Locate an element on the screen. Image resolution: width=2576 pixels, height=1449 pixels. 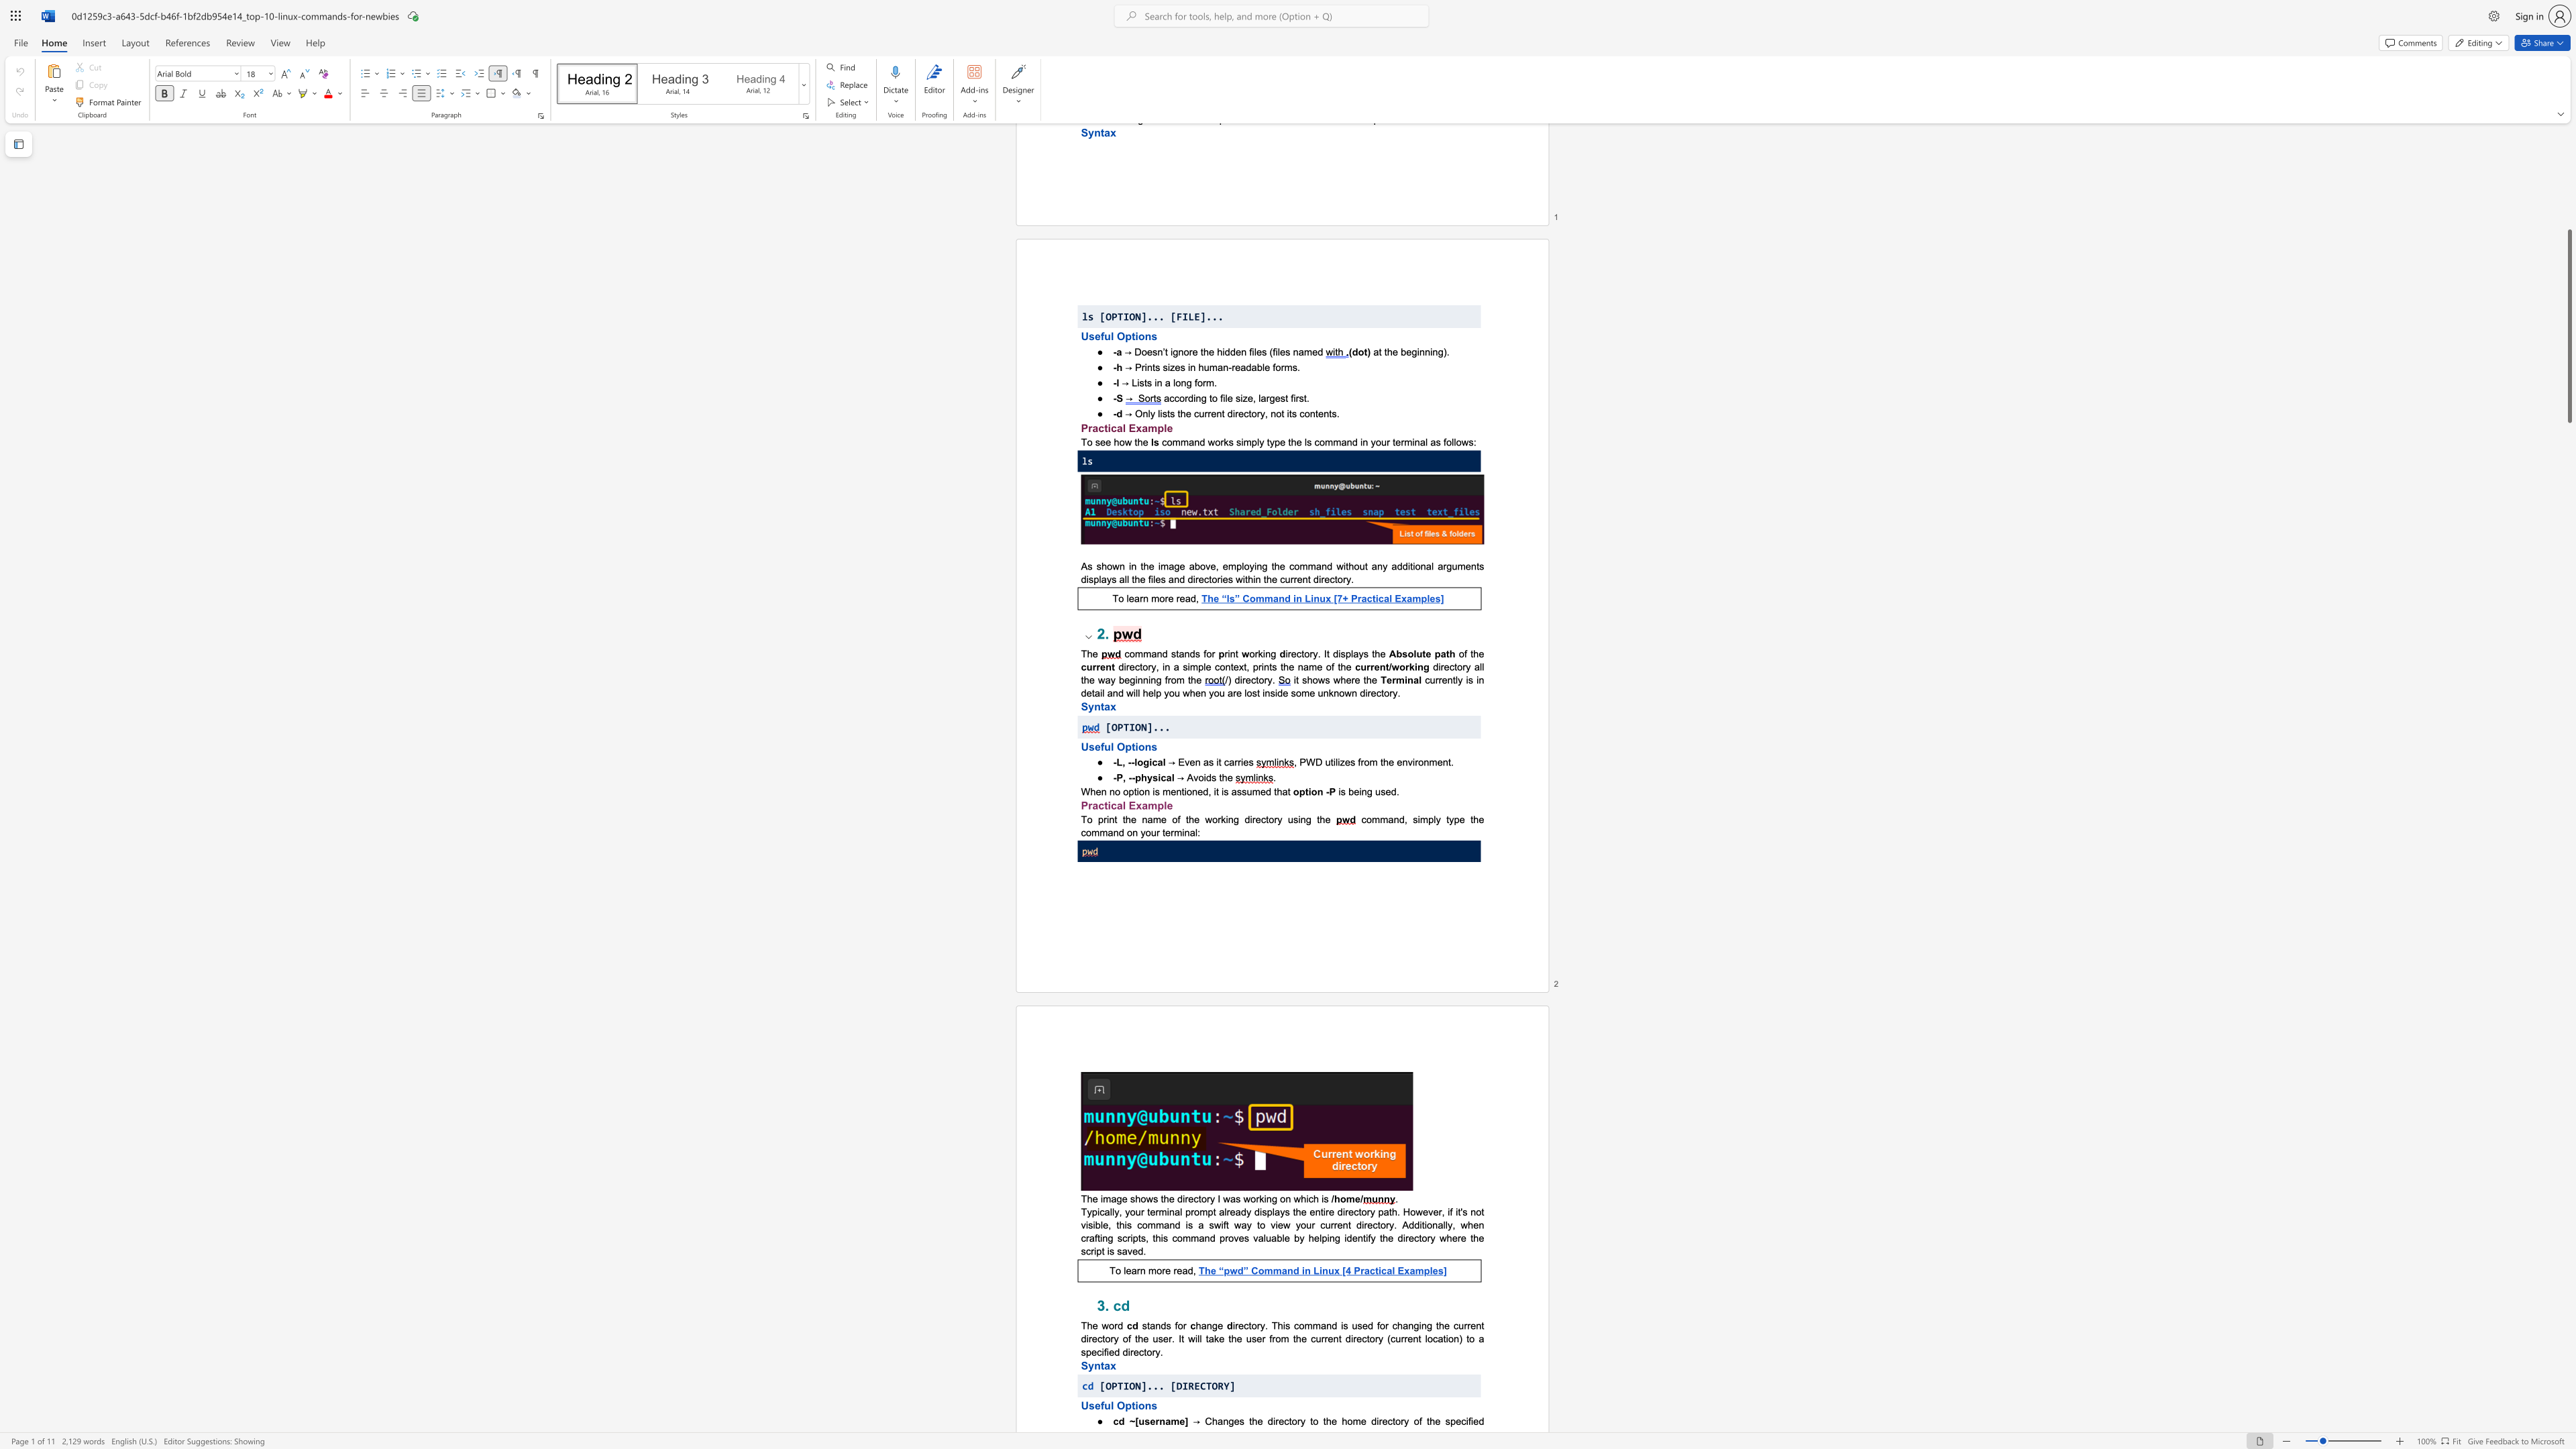
the 3th character "r" in the text is located at coordinates (1385, 1325).